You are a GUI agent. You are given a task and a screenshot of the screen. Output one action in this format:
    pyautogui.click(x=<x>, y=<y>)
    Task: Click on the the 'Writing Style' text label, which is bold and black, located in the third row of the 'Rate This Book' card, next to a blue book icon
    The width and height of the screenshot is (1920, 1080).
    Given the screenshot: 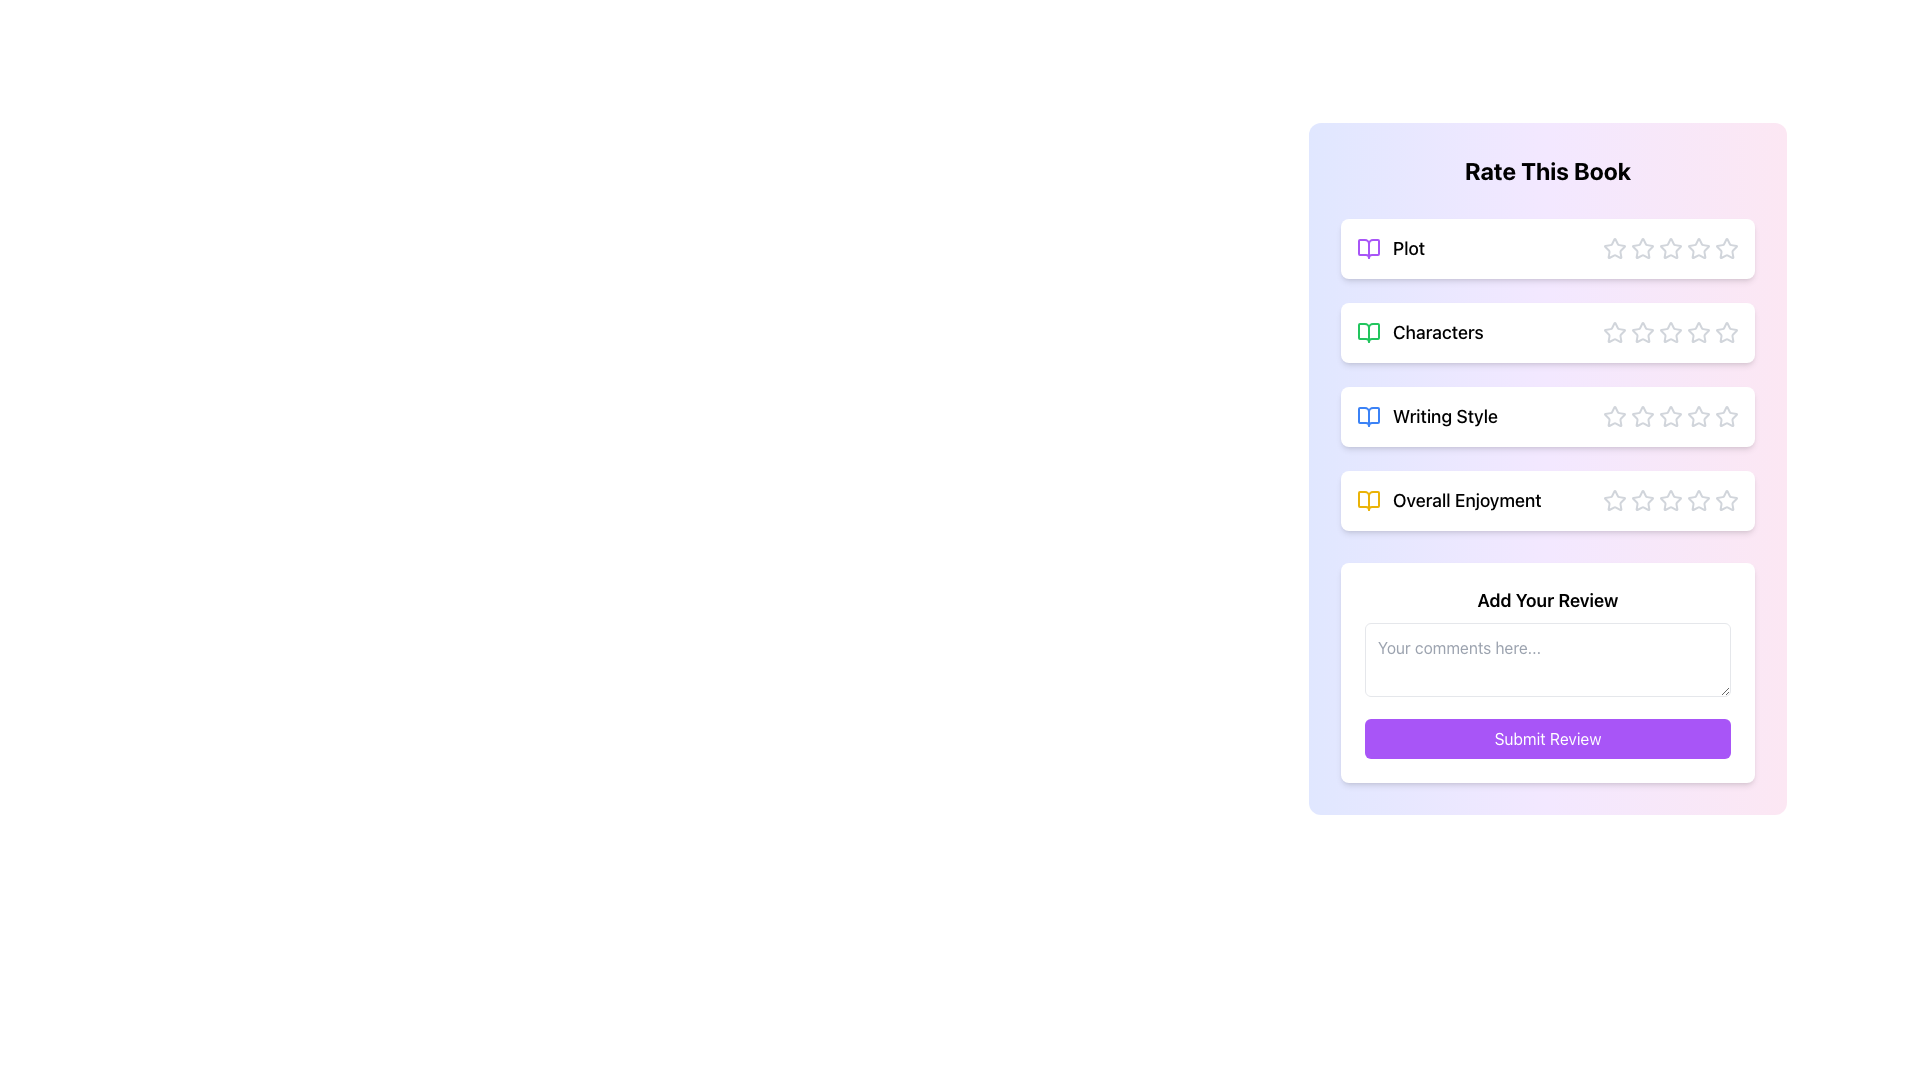 What is the action you would take?
    pyautogui.click(x=1445, y=415)
    